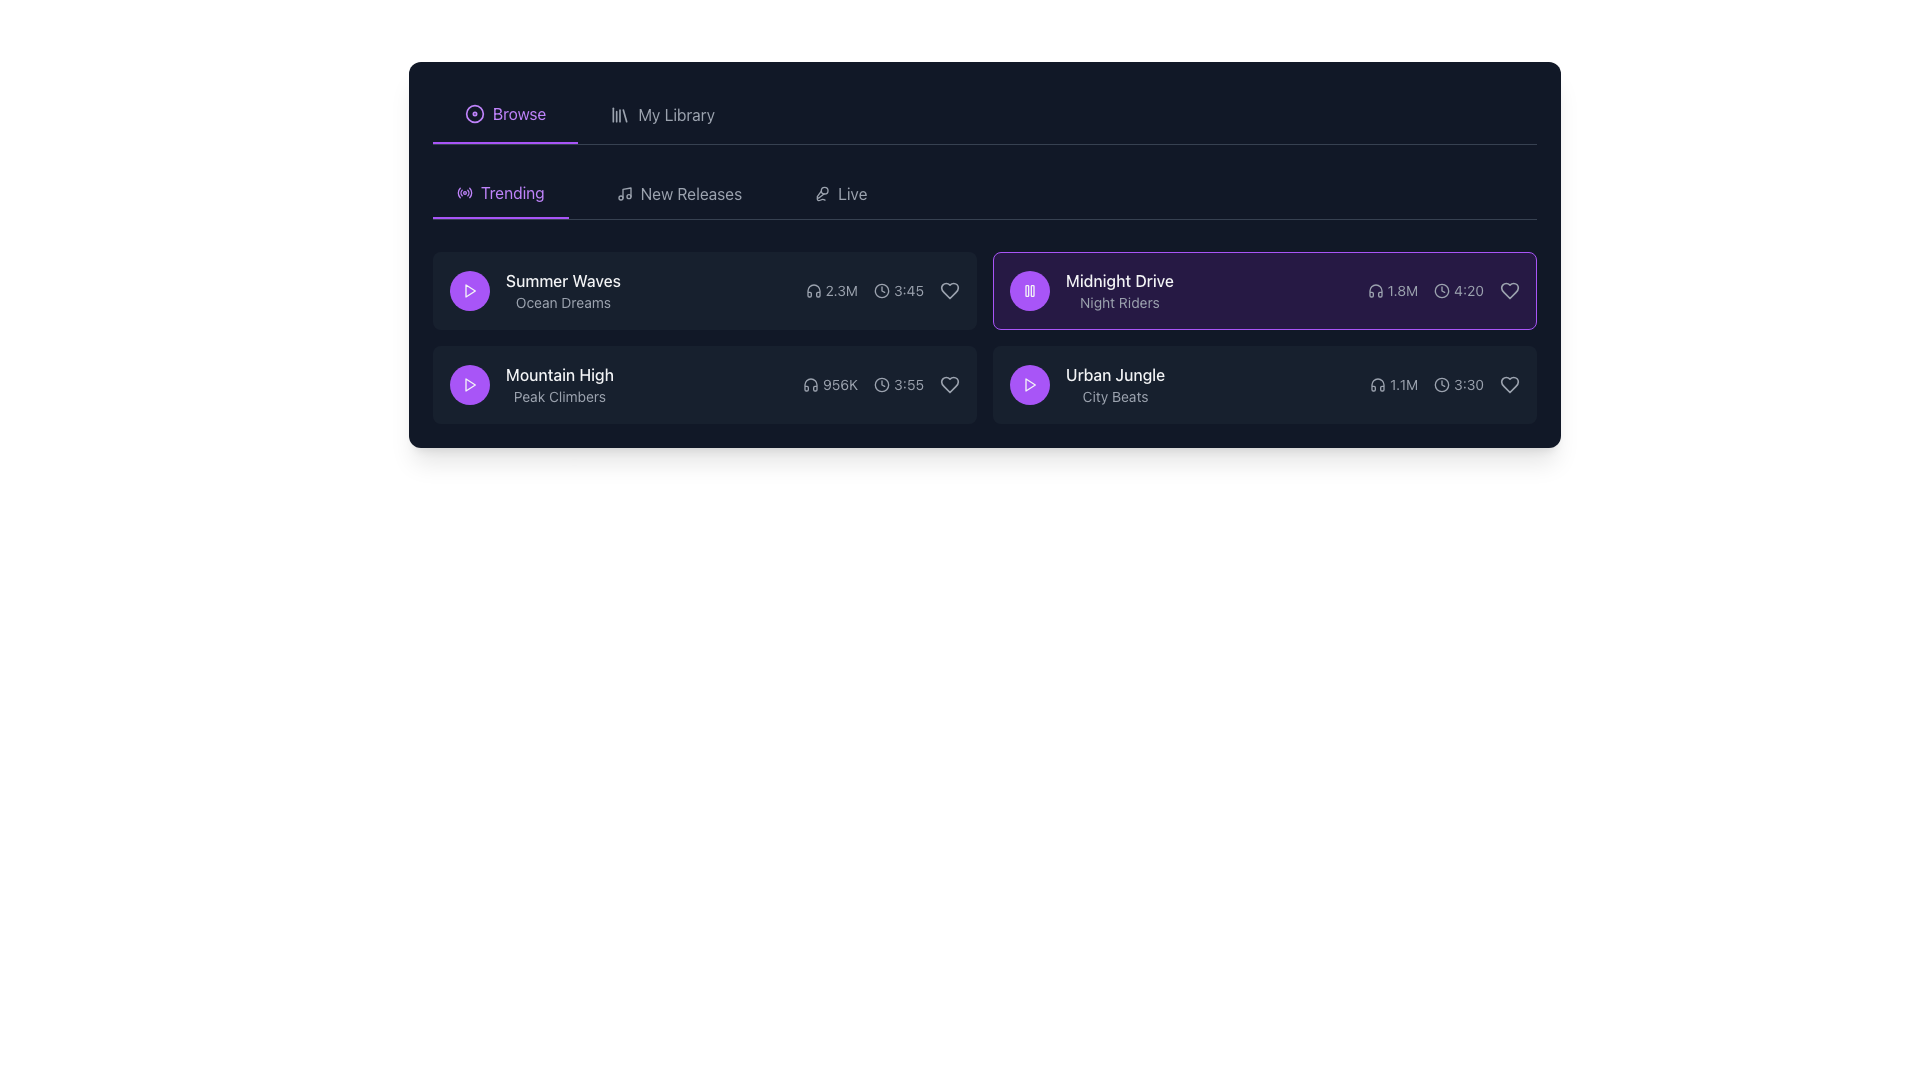 The image size is (1920, 1080). Describe the element at coordinates (1114, 397) in the screenshot. I see `information displayed on the text label that reads 'City Beats', which is a small light gray font positioned below 'Urban Jungle'` at that location.